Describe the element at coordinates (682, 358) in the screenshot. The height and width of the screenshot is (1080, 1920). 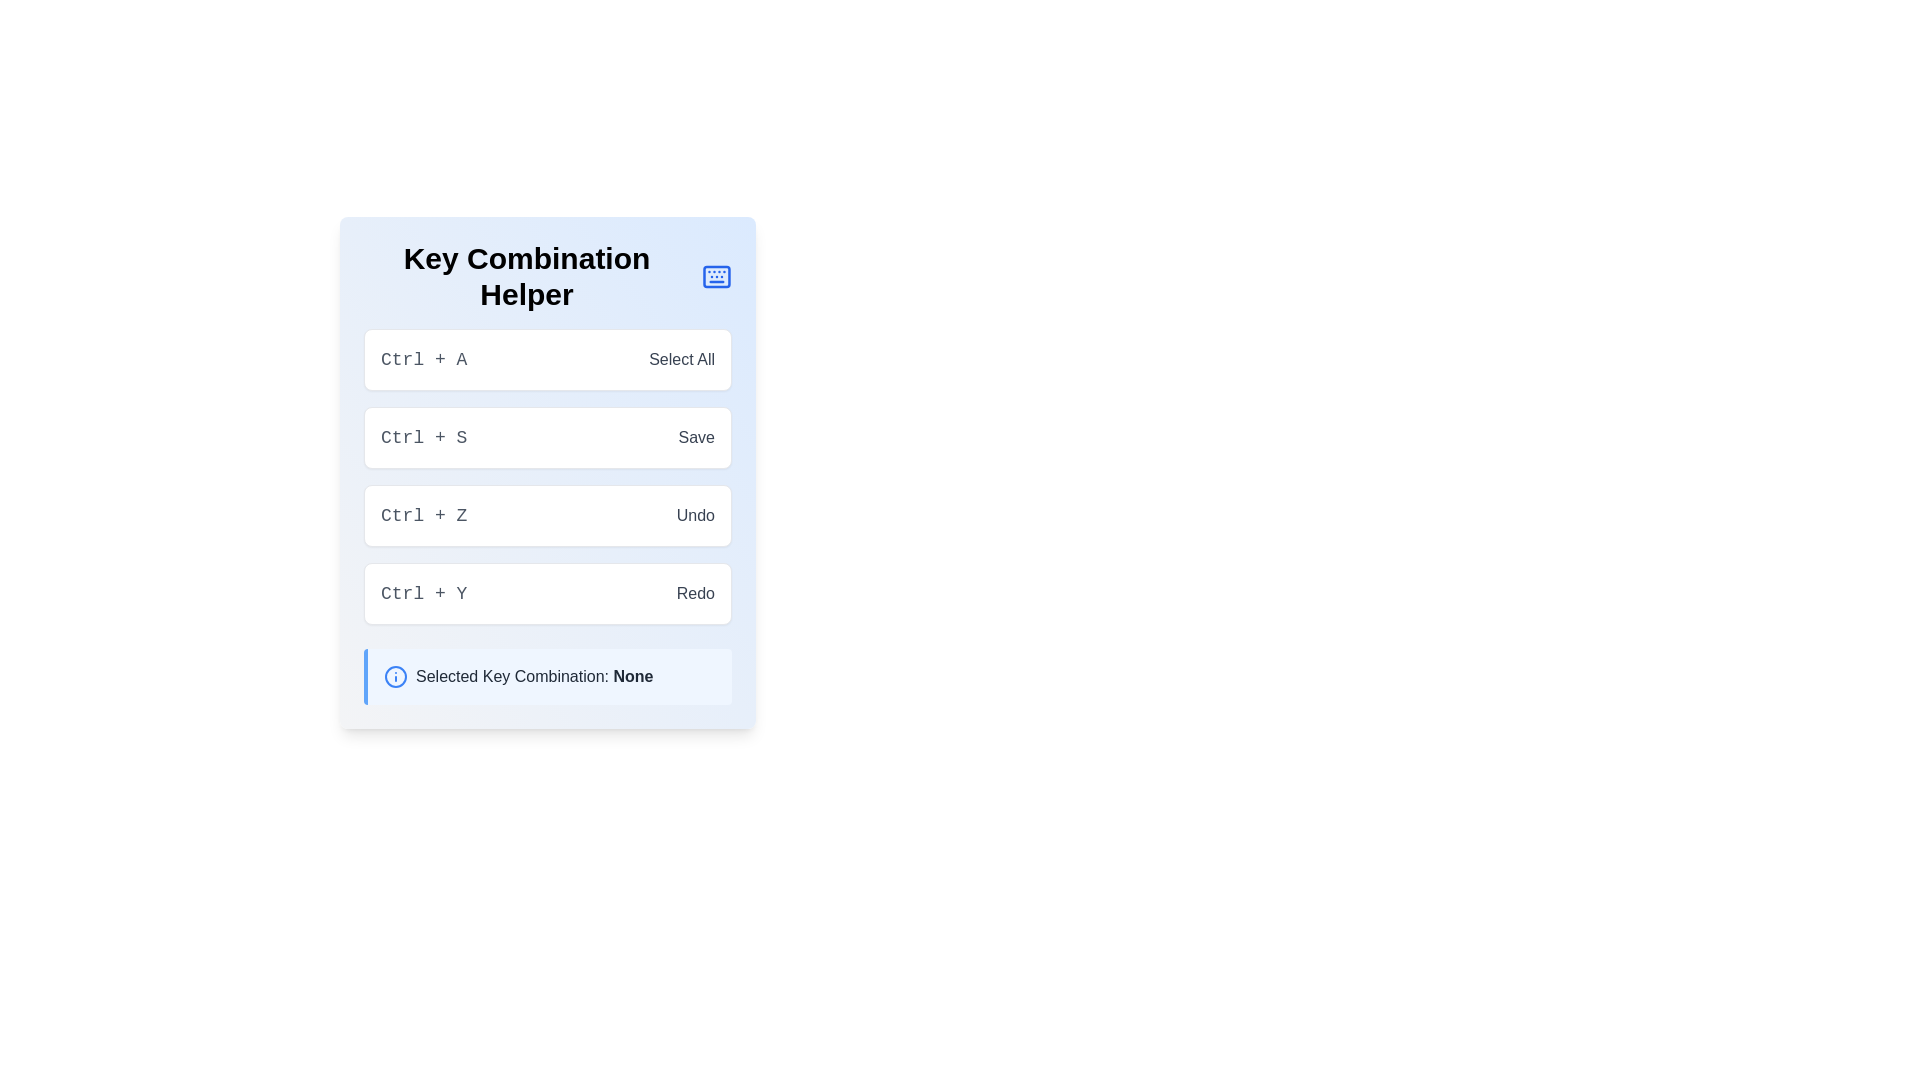
I see `the 'Select All' text label, which is gray and positioned next to the 'Ctrl + A' shortcut in the first shortcut row of key combination options` at that location.